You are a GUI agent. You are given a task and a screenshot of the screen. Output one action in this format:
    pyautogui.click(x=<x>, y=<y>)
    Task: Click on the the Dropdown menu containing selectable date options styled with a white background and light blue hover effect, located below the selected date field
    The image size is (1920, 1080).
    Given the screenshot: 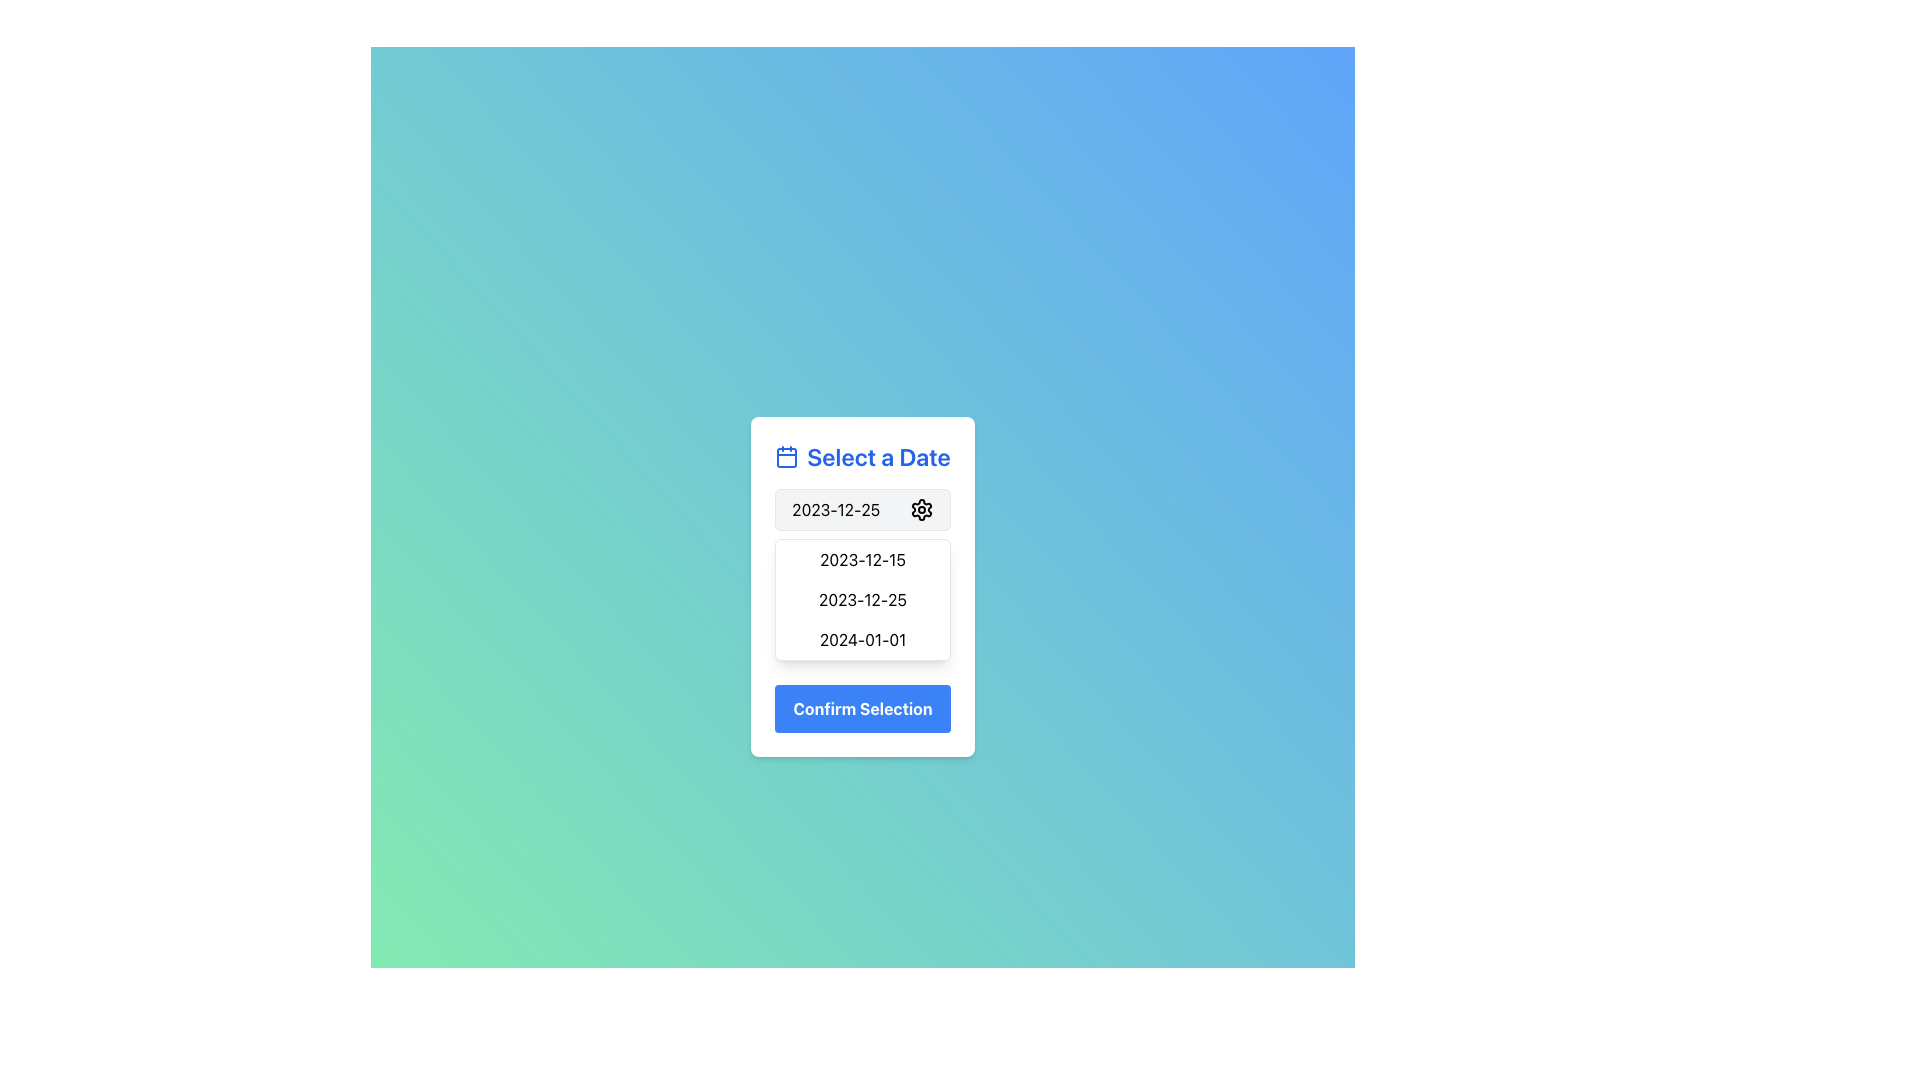 What is the action you would take?
    pyautogui.click(x=863, y=585)
    